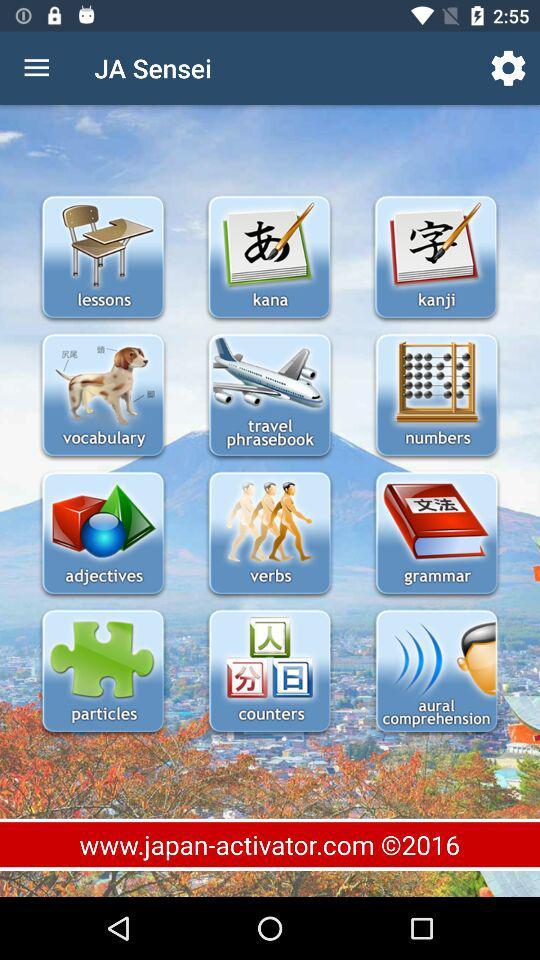 The width and height of the screenshot is (540, 960). Describe the element at coordinates (269, 258) in the screenshot. I see `kana` at that location.